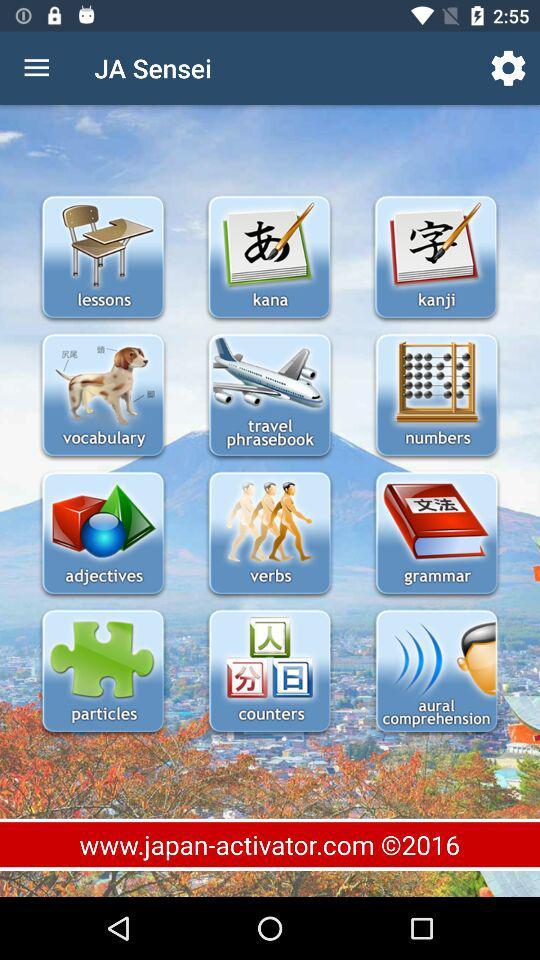 The width and height of the screenshot is (540, 960). Describe the element at coordinates (269, 258) in the screenshot. I see `kana` at that location.